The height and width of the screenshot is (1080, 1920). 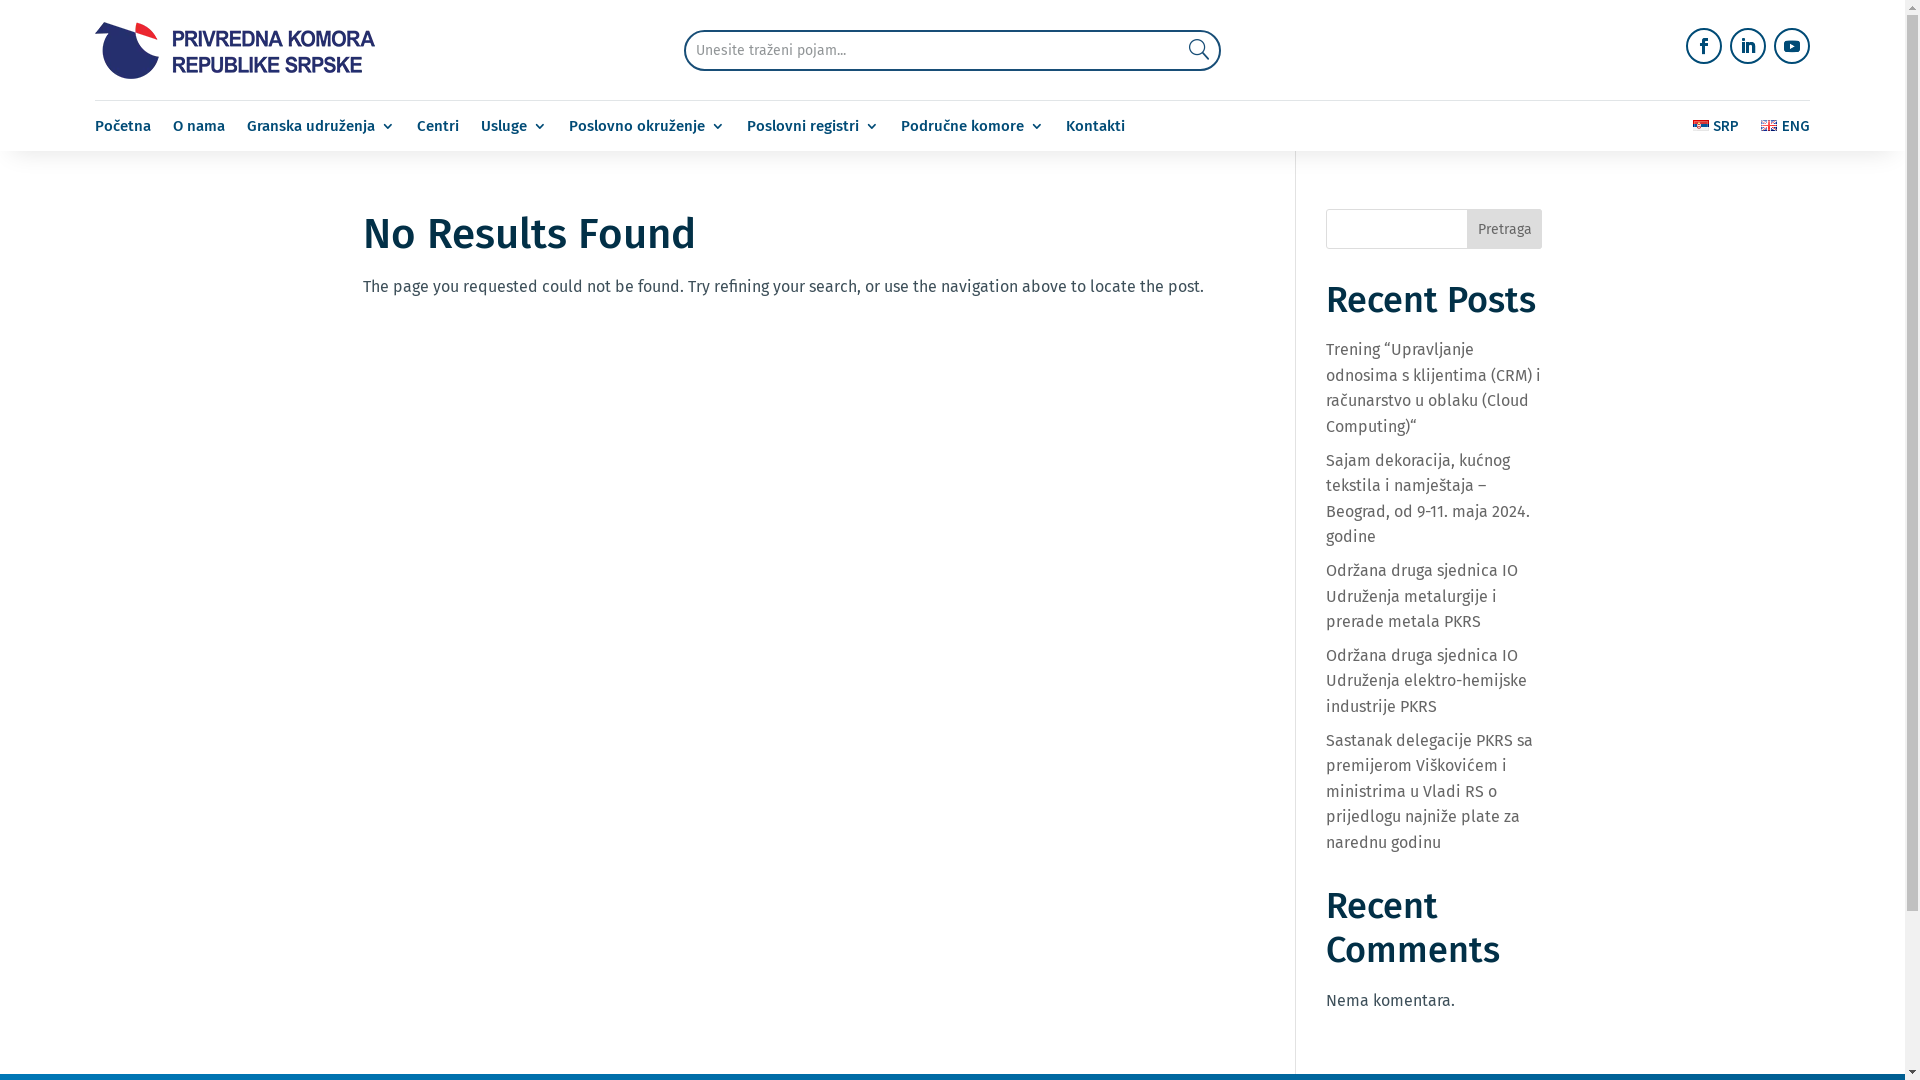 I want to click on 'Follow on Youtube', so click(x=1774, y=45).